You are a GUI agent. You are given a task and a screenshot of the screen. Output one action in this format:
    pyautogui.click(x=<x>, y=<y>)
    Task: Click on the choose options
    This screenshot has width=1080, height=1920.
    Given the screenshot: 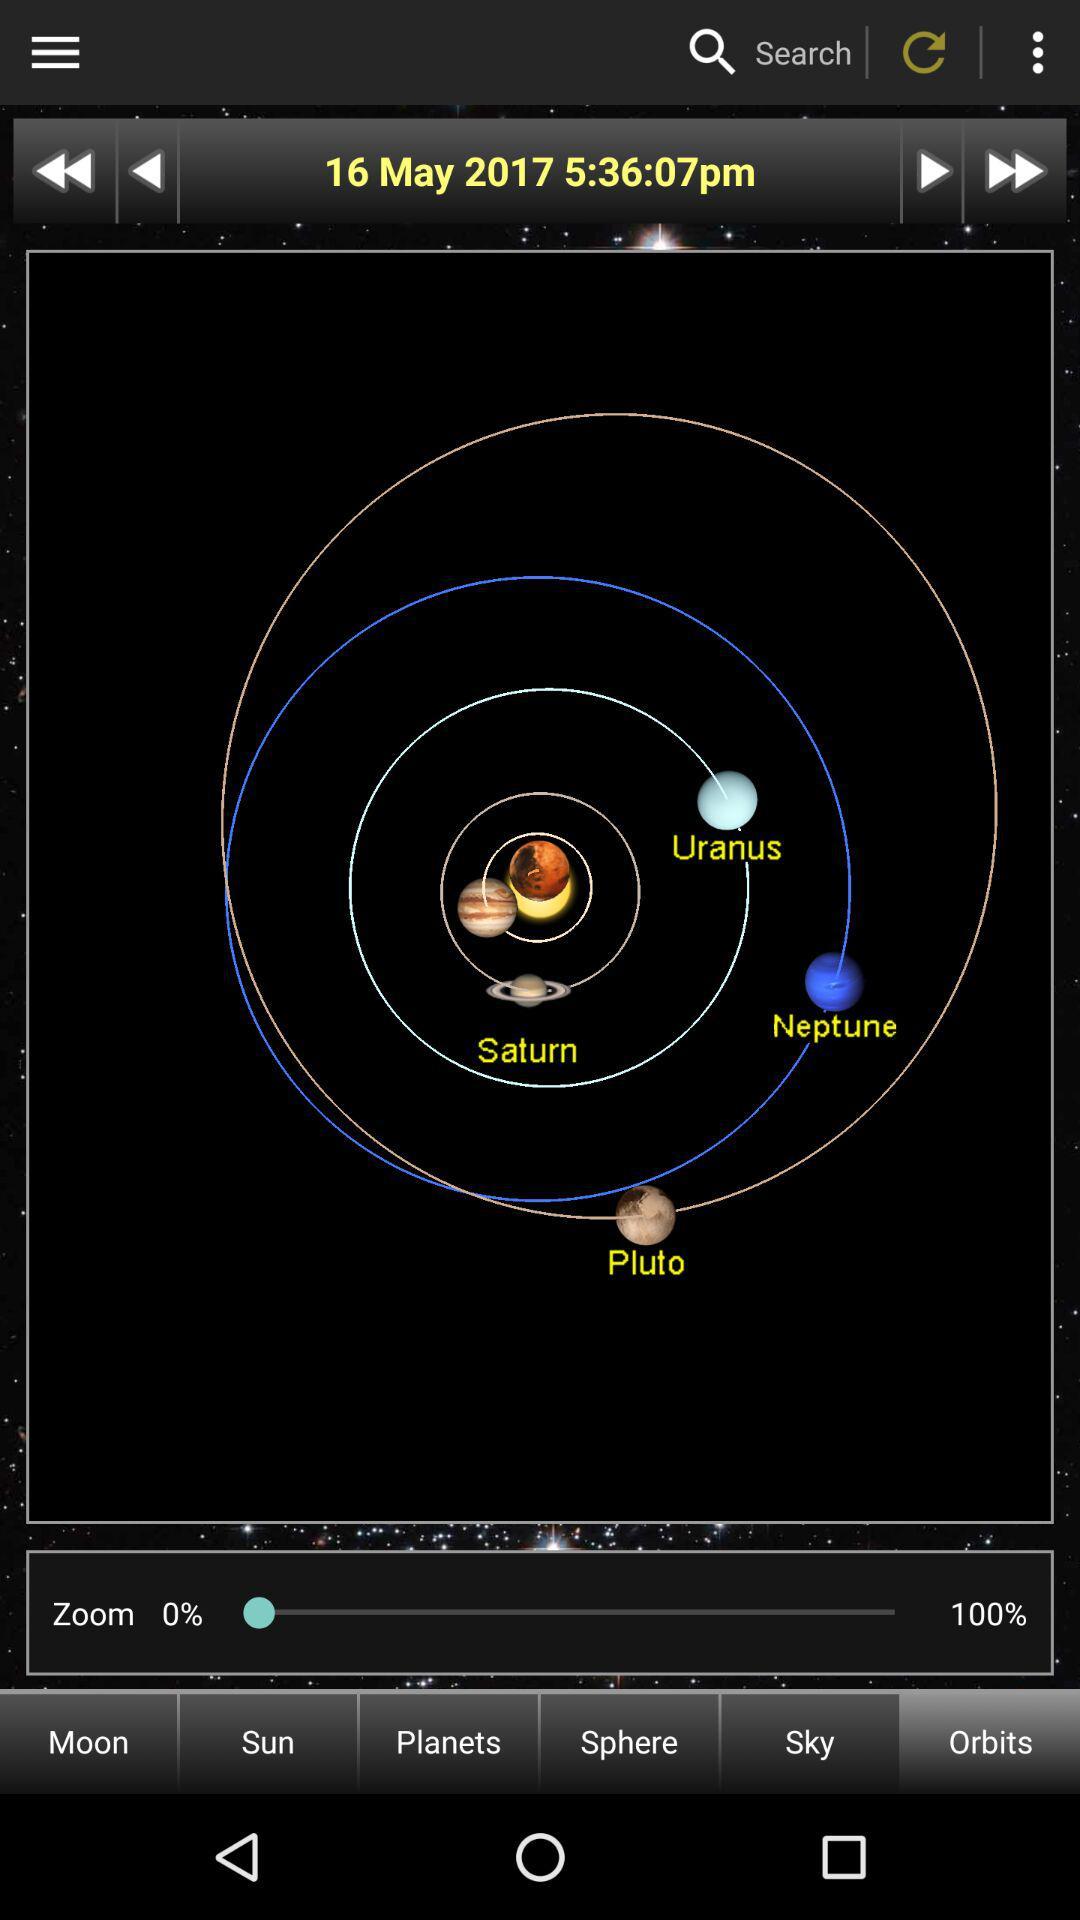 What is the action you would take?
    pyautogui.click(x=54, y=52)
    